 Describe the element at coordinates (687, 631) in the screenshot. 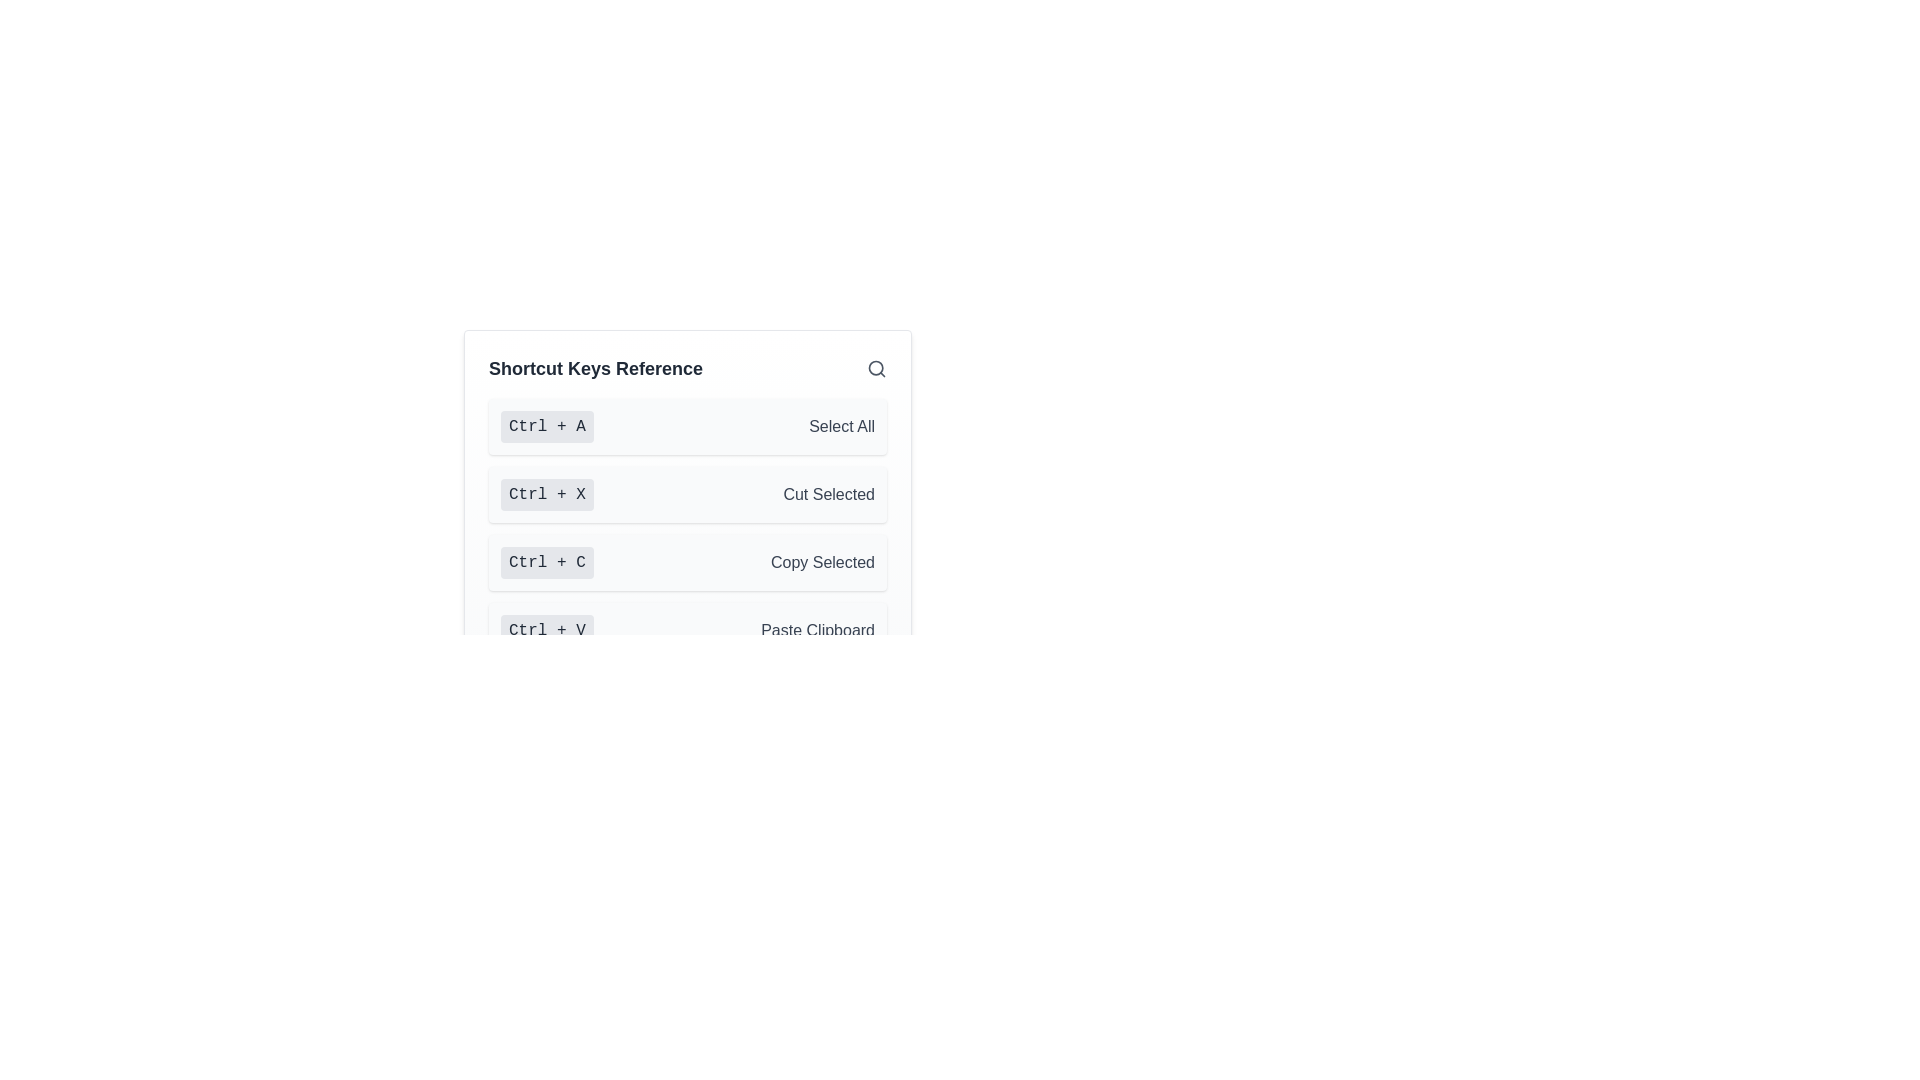

I see `the Informational display element showing 'Ctrl + V' and 'Paste Clipboard', which is the fourth item in a vertical list of shortcut key references` at that location.